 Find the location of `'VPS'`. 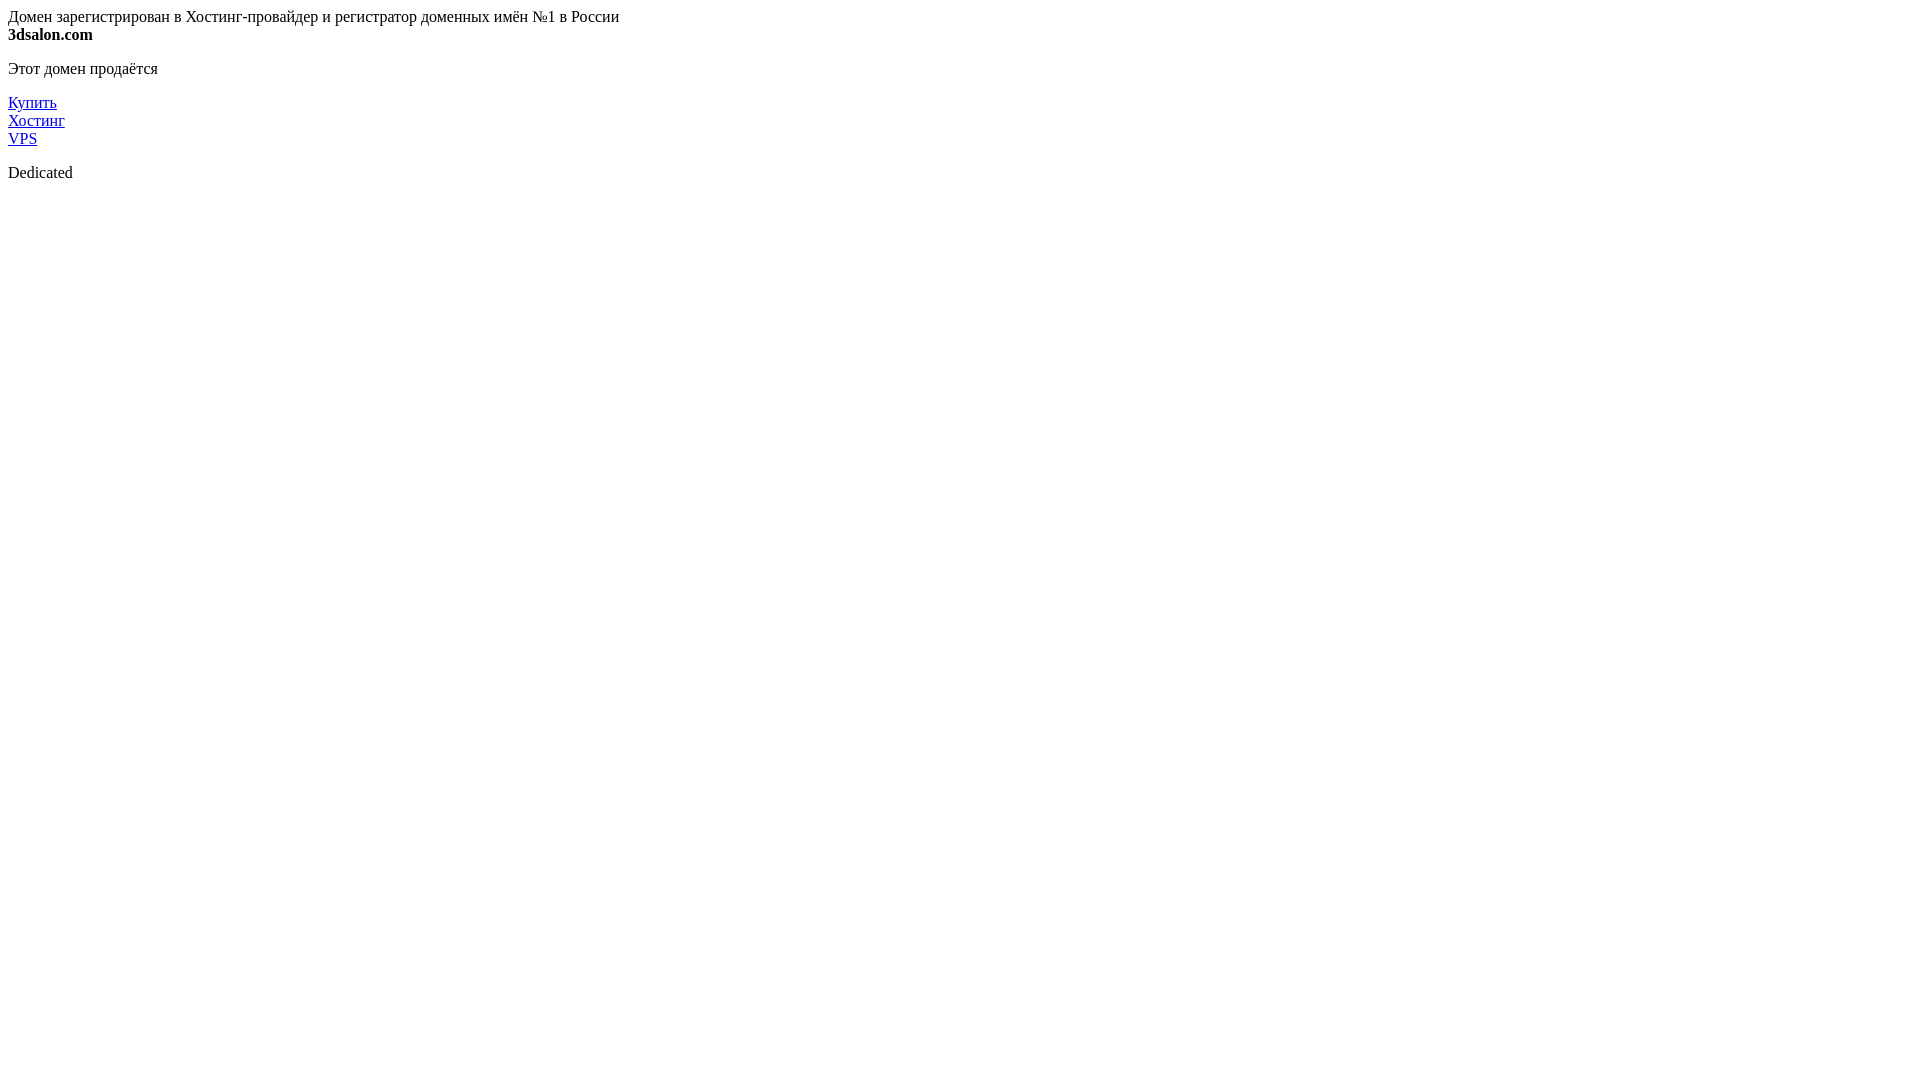

'VPS' is located at coordinates (22, 137).